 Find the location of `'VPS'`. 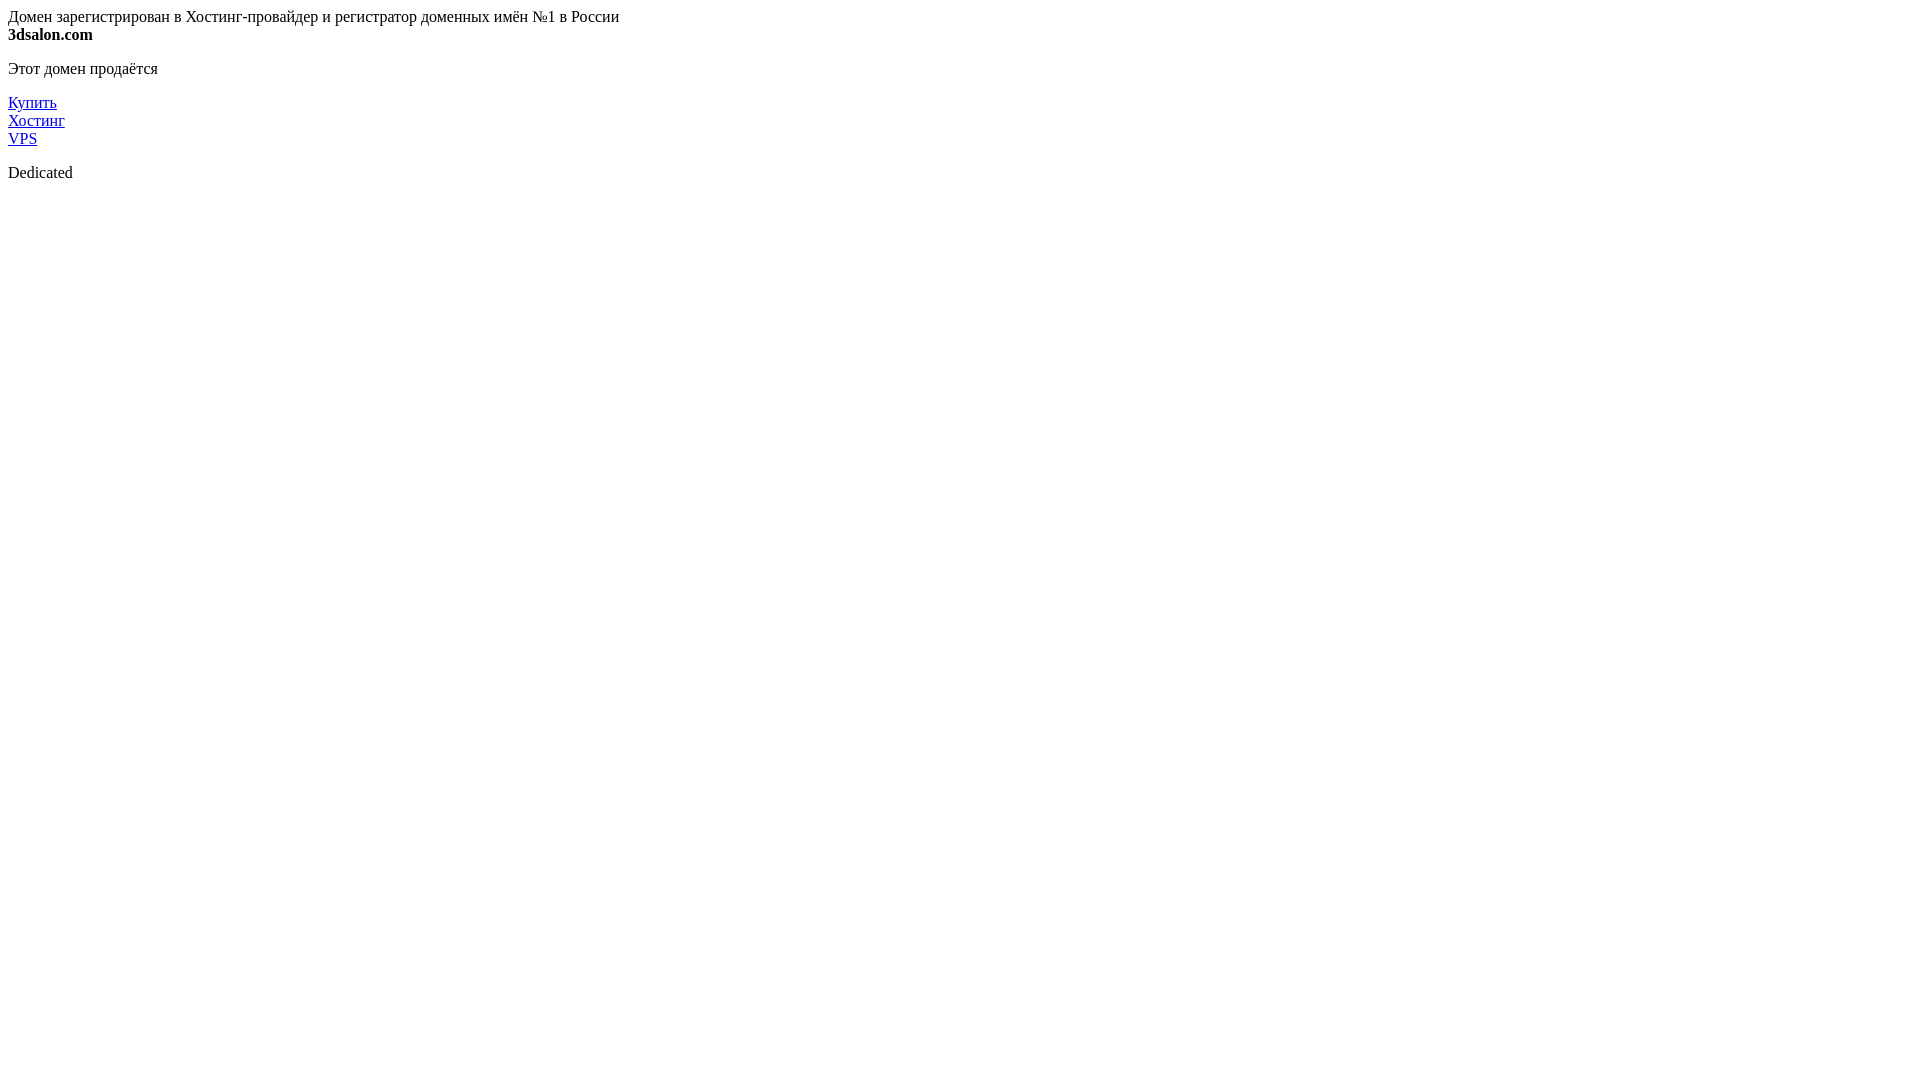

'VPS' is located at coordinates (22, 137).